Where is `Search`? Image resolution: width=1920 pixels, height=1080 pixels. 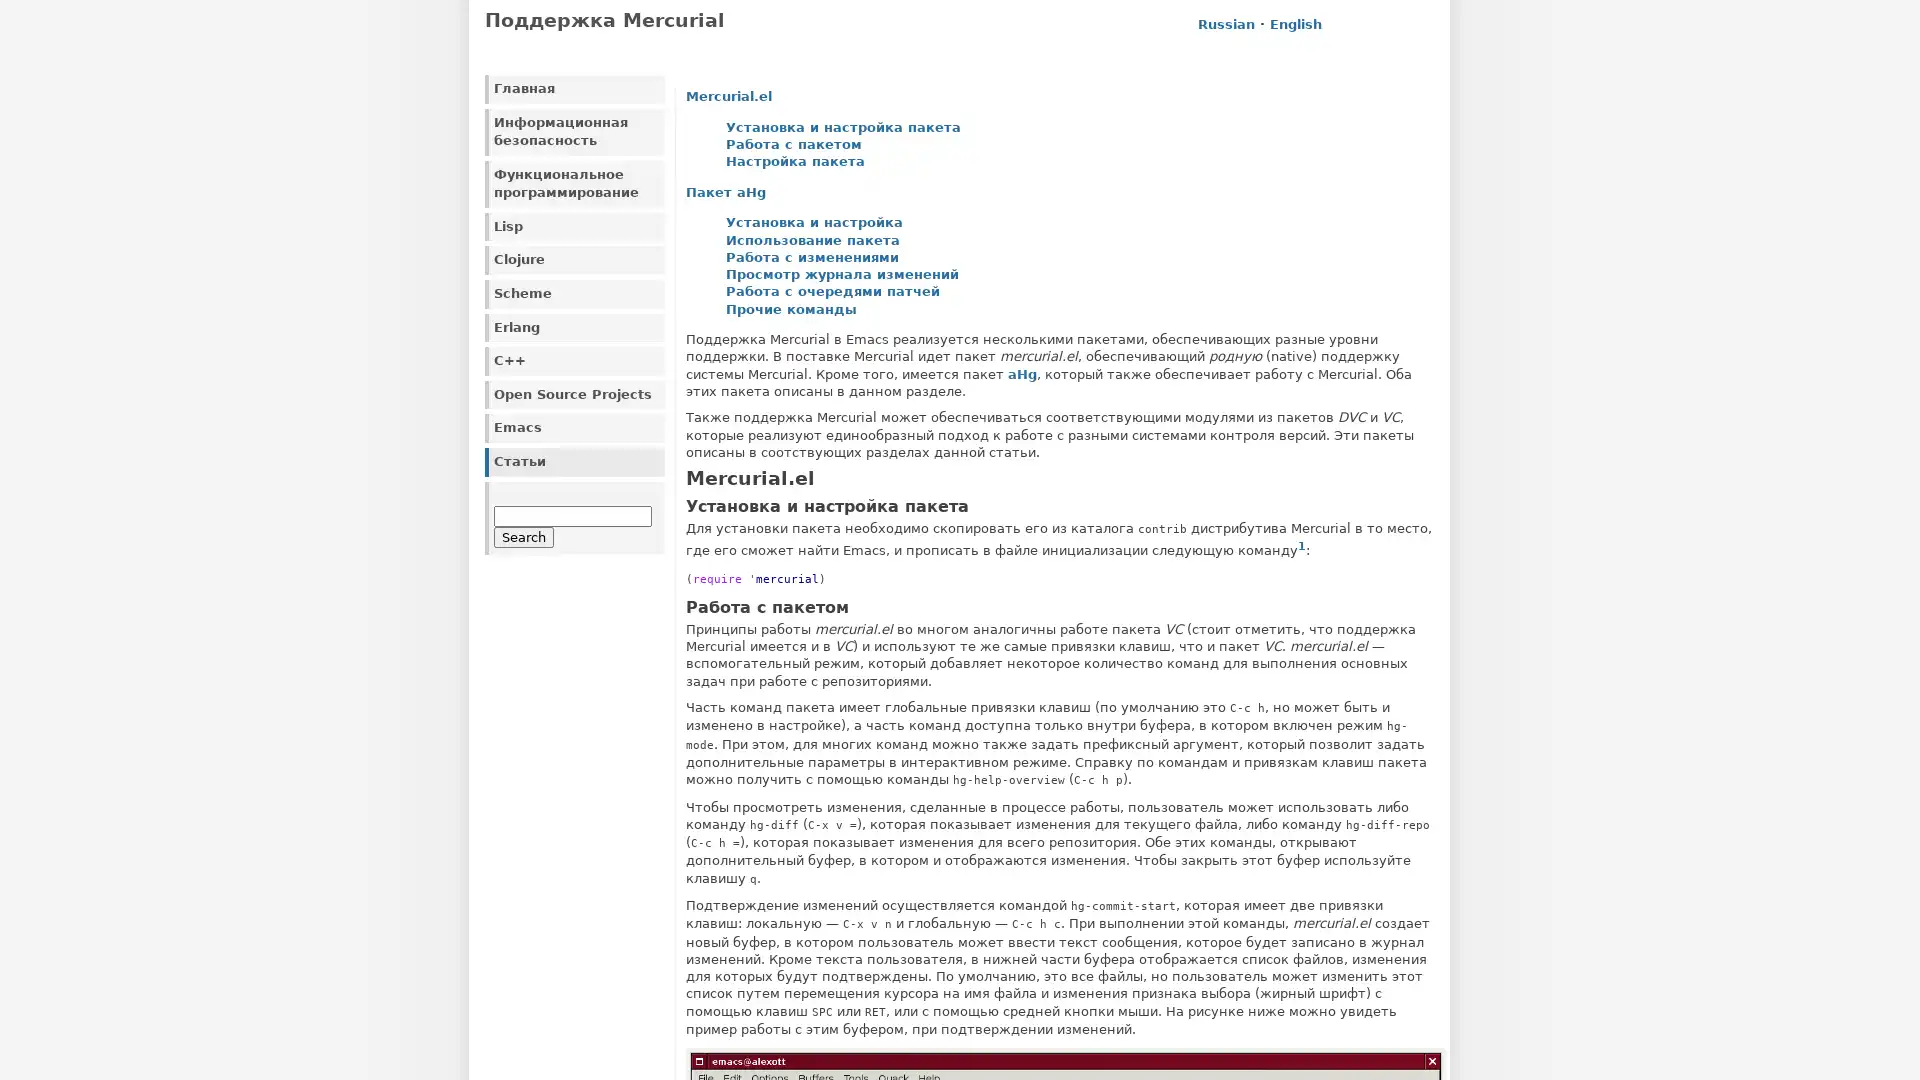
Search is located at coordinates (523, 536).